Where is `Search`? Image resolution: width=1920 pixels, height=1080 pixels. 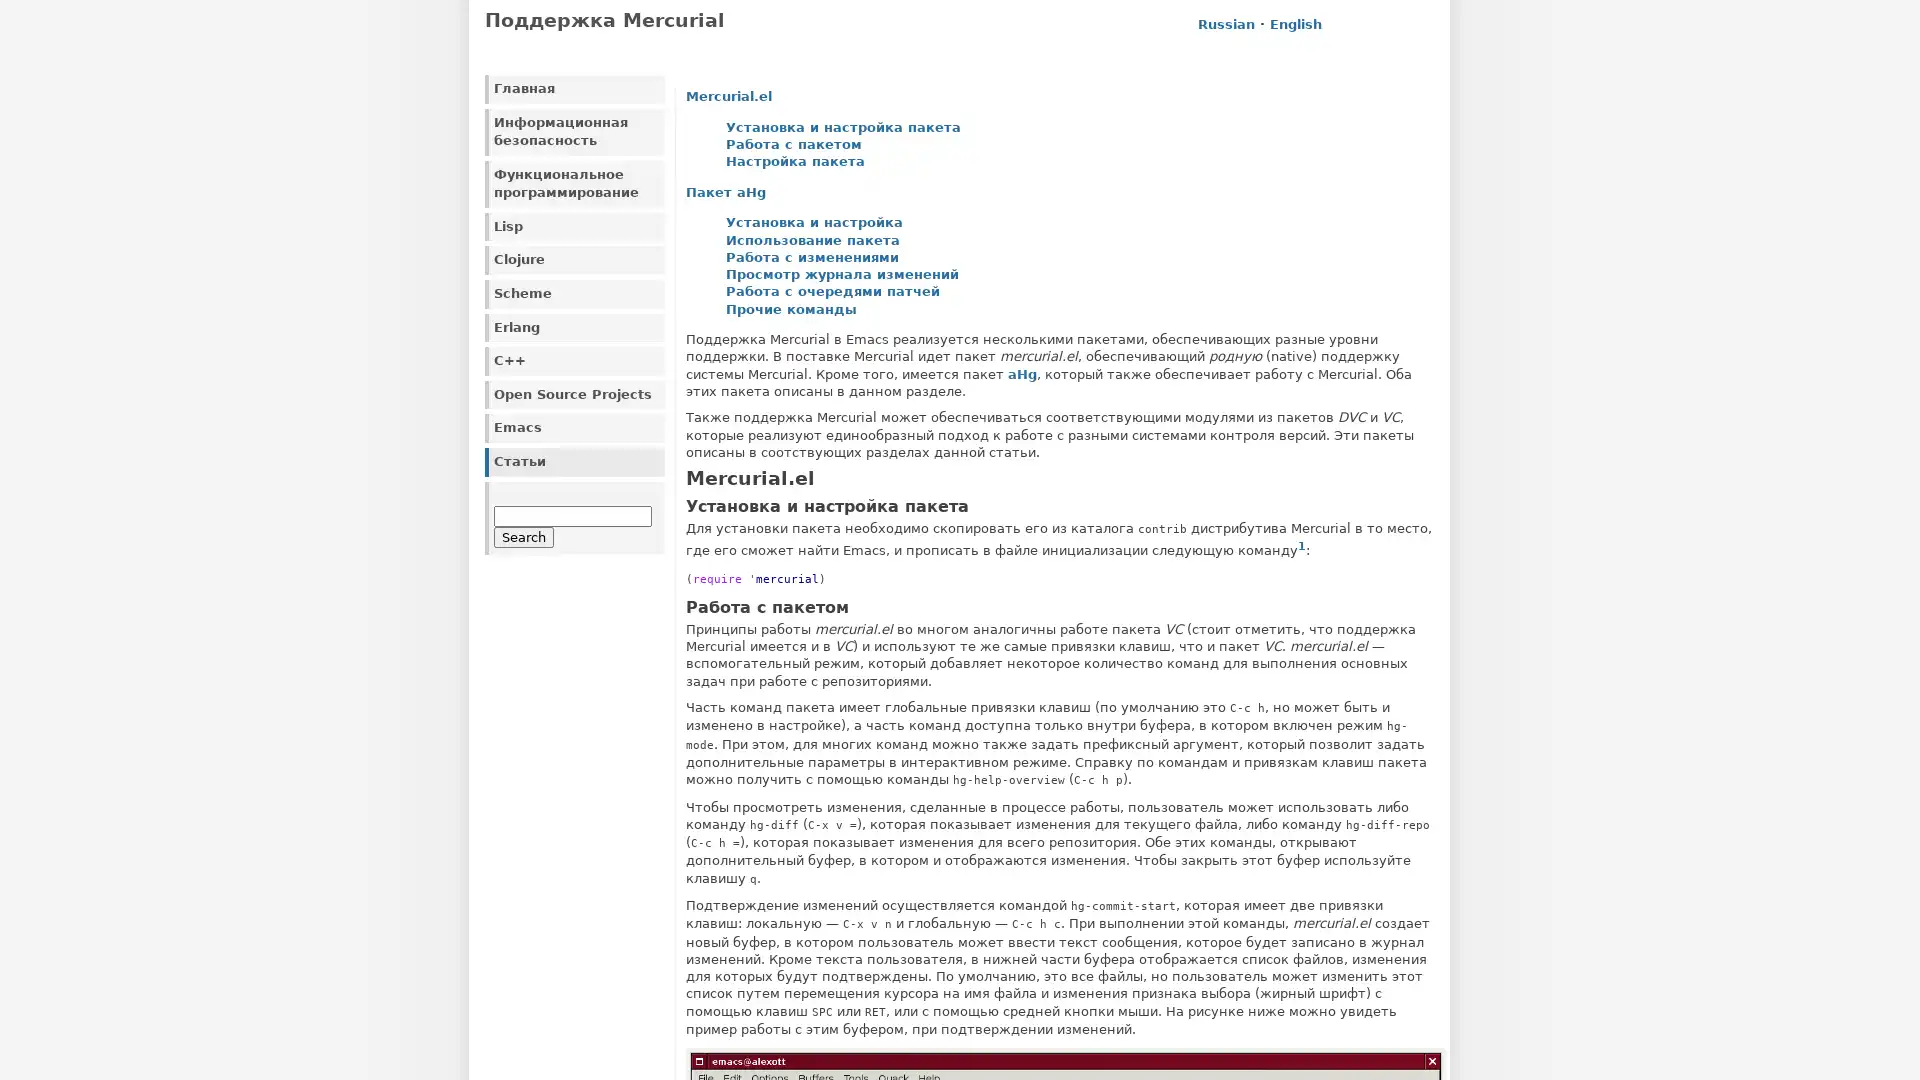
Search is located at coordinates (523, 536).